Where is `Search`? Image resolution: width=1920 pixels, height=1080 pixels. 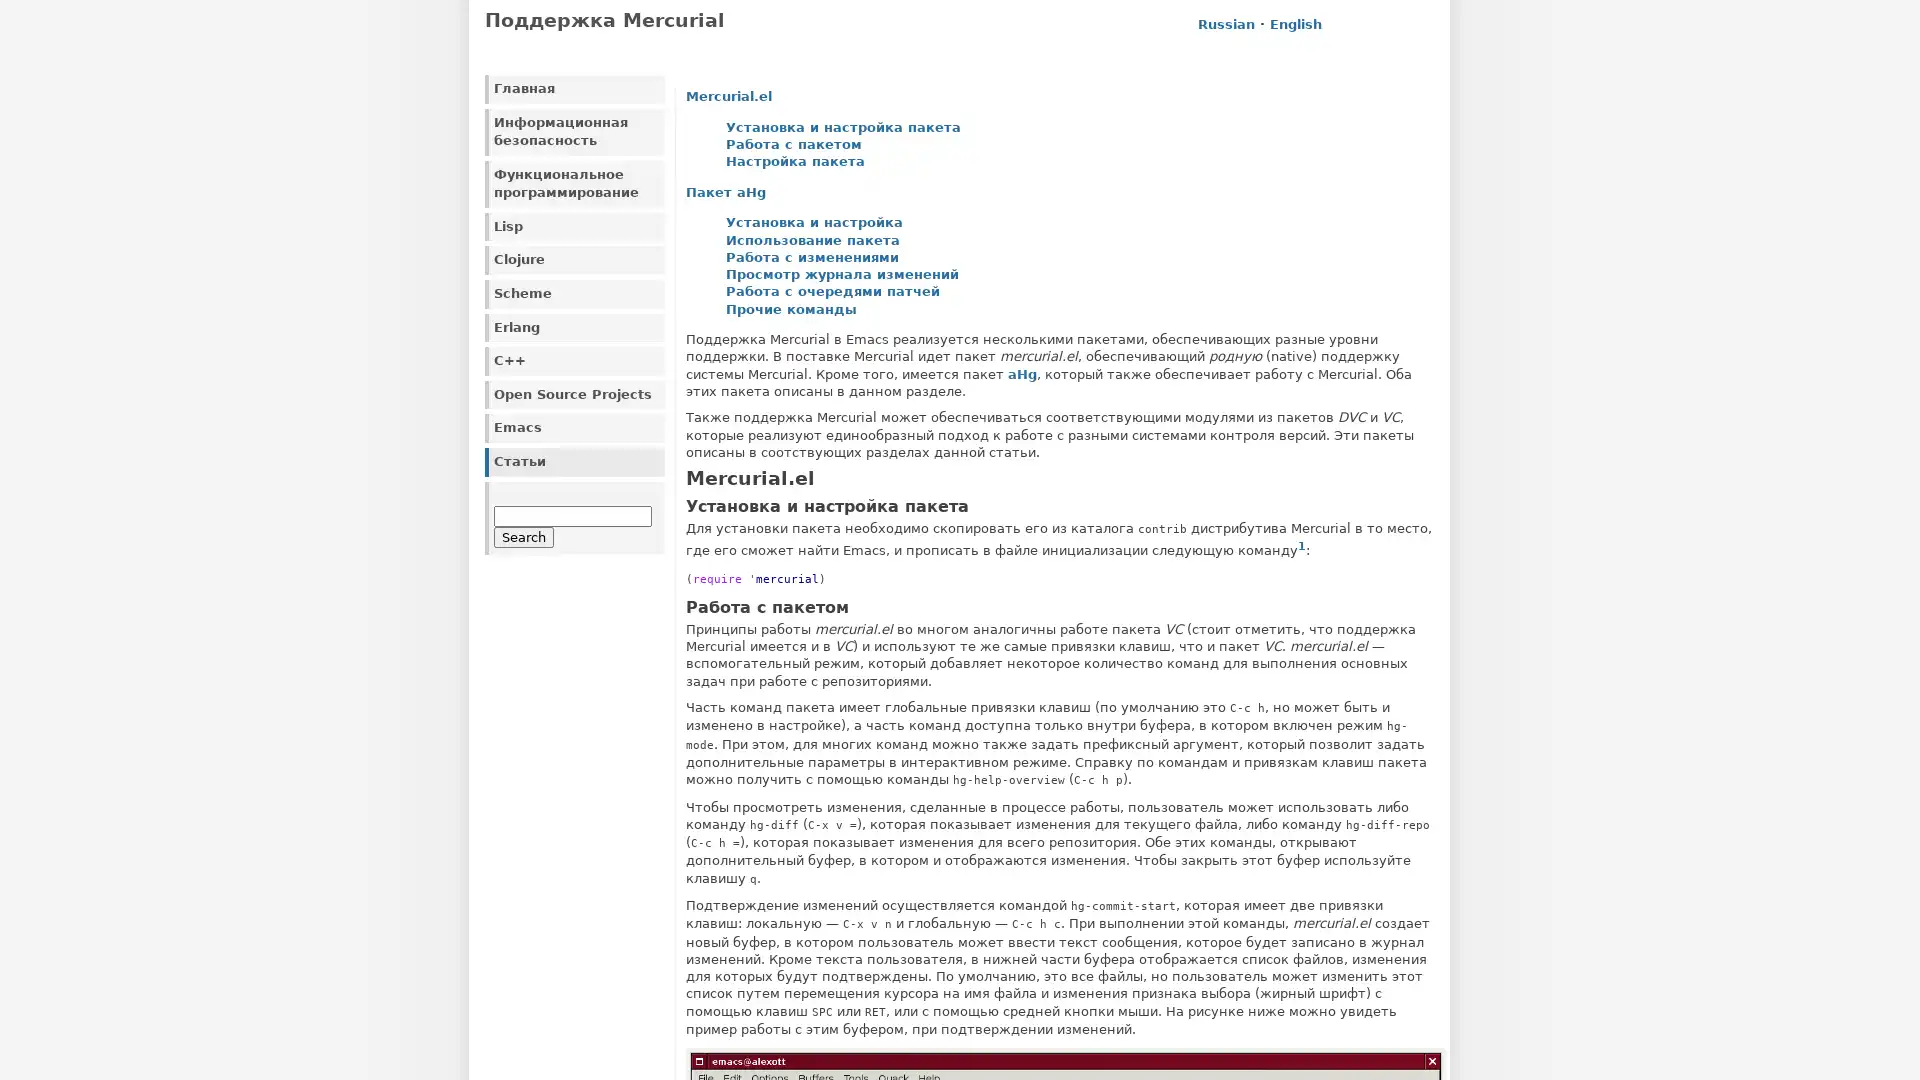
Search is located at coordinates (523, 536).